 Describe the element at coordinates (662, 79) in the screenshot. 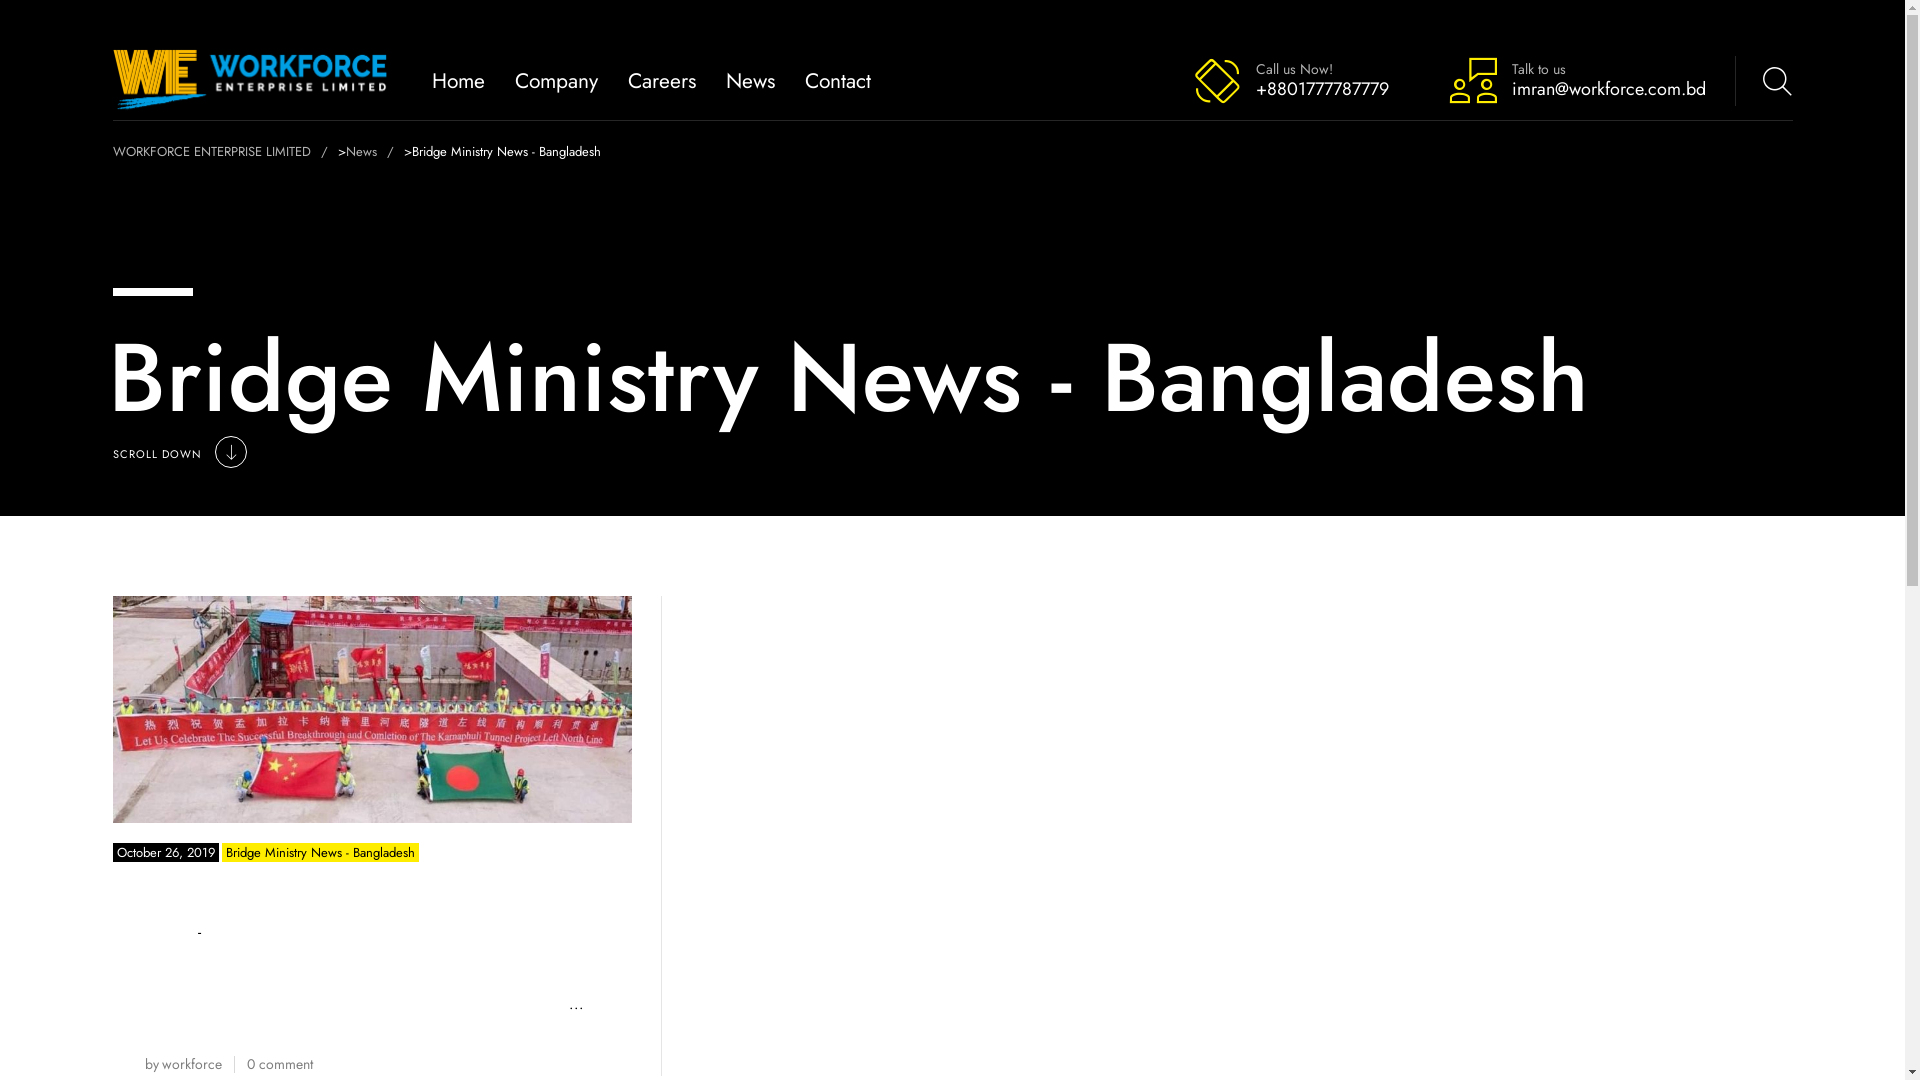

I see `'Careers'` at that location.